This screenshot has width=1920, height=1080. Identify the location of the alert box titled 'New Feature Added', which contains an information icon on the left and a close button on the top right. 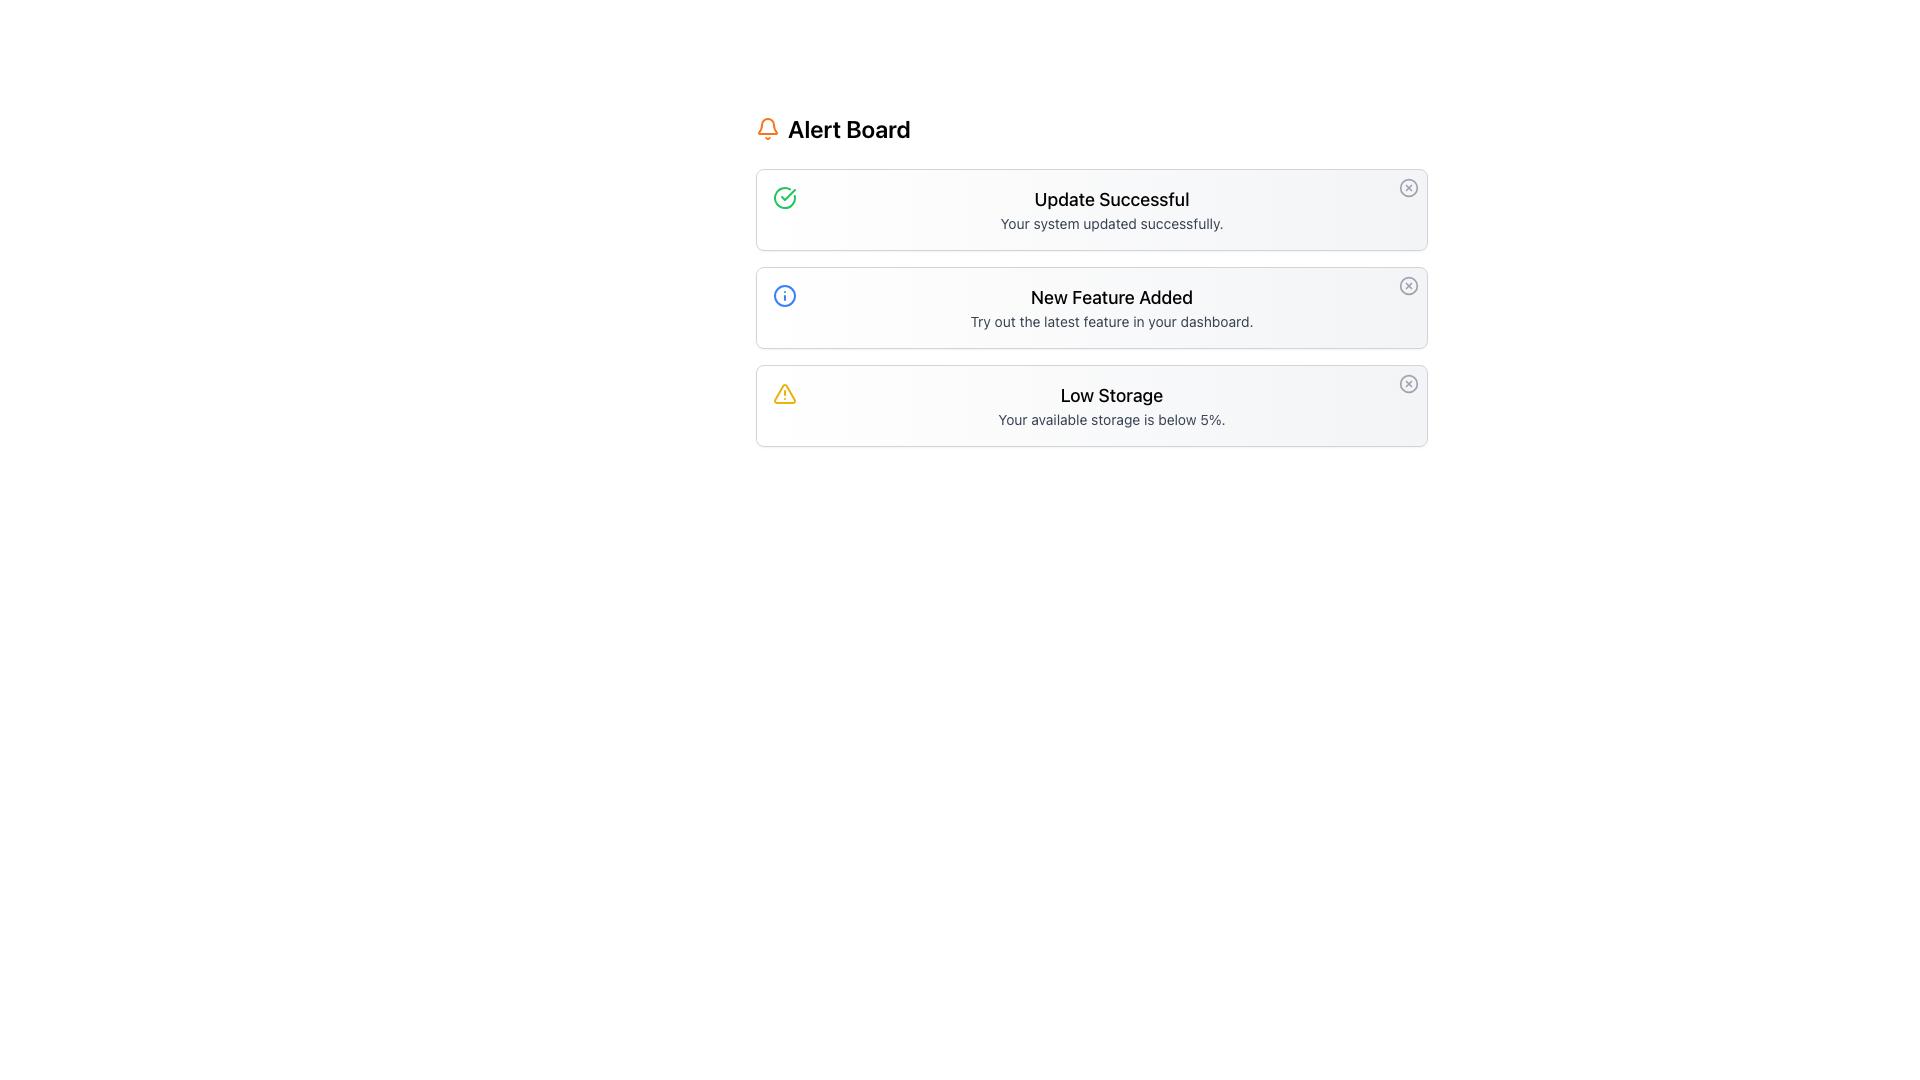
(1090, 308).